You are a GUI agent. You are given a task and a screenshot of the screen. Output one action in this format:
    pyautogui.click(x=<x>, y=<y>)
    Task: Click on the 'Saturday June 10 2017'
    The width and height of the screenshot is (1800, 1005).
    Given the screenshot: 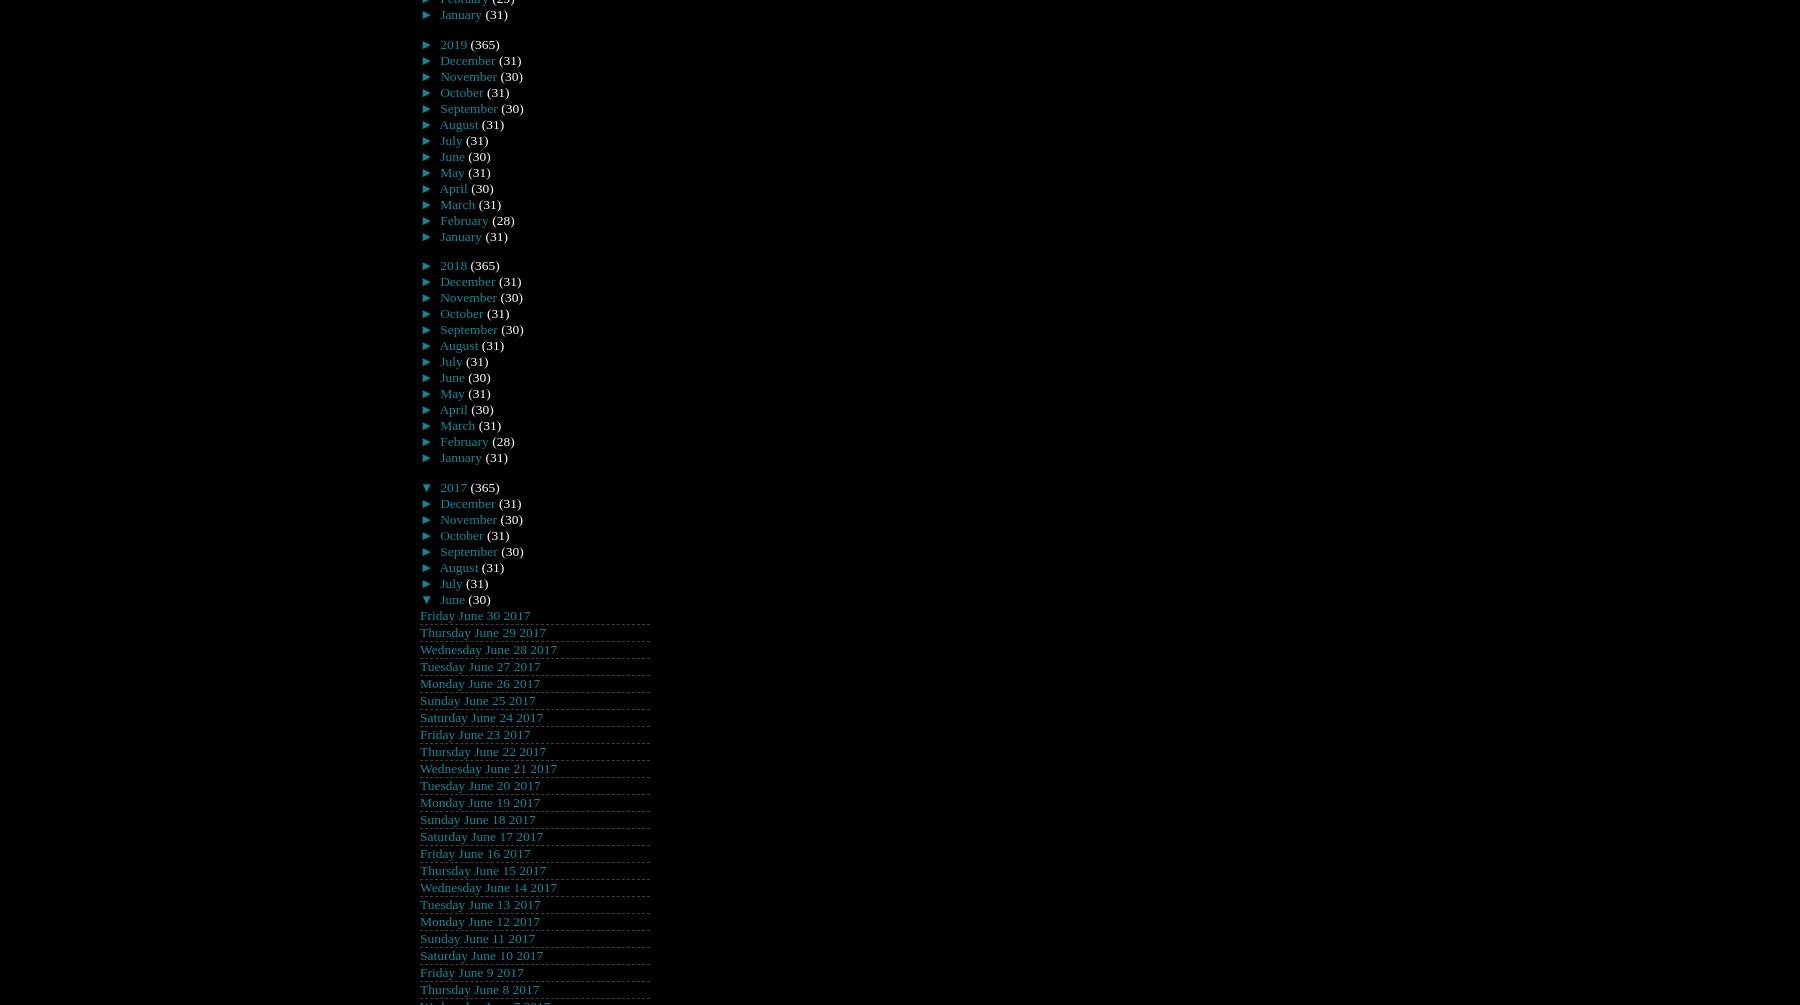 What is the action you would take?
    pyautogui.click(x=419, y=953)
    